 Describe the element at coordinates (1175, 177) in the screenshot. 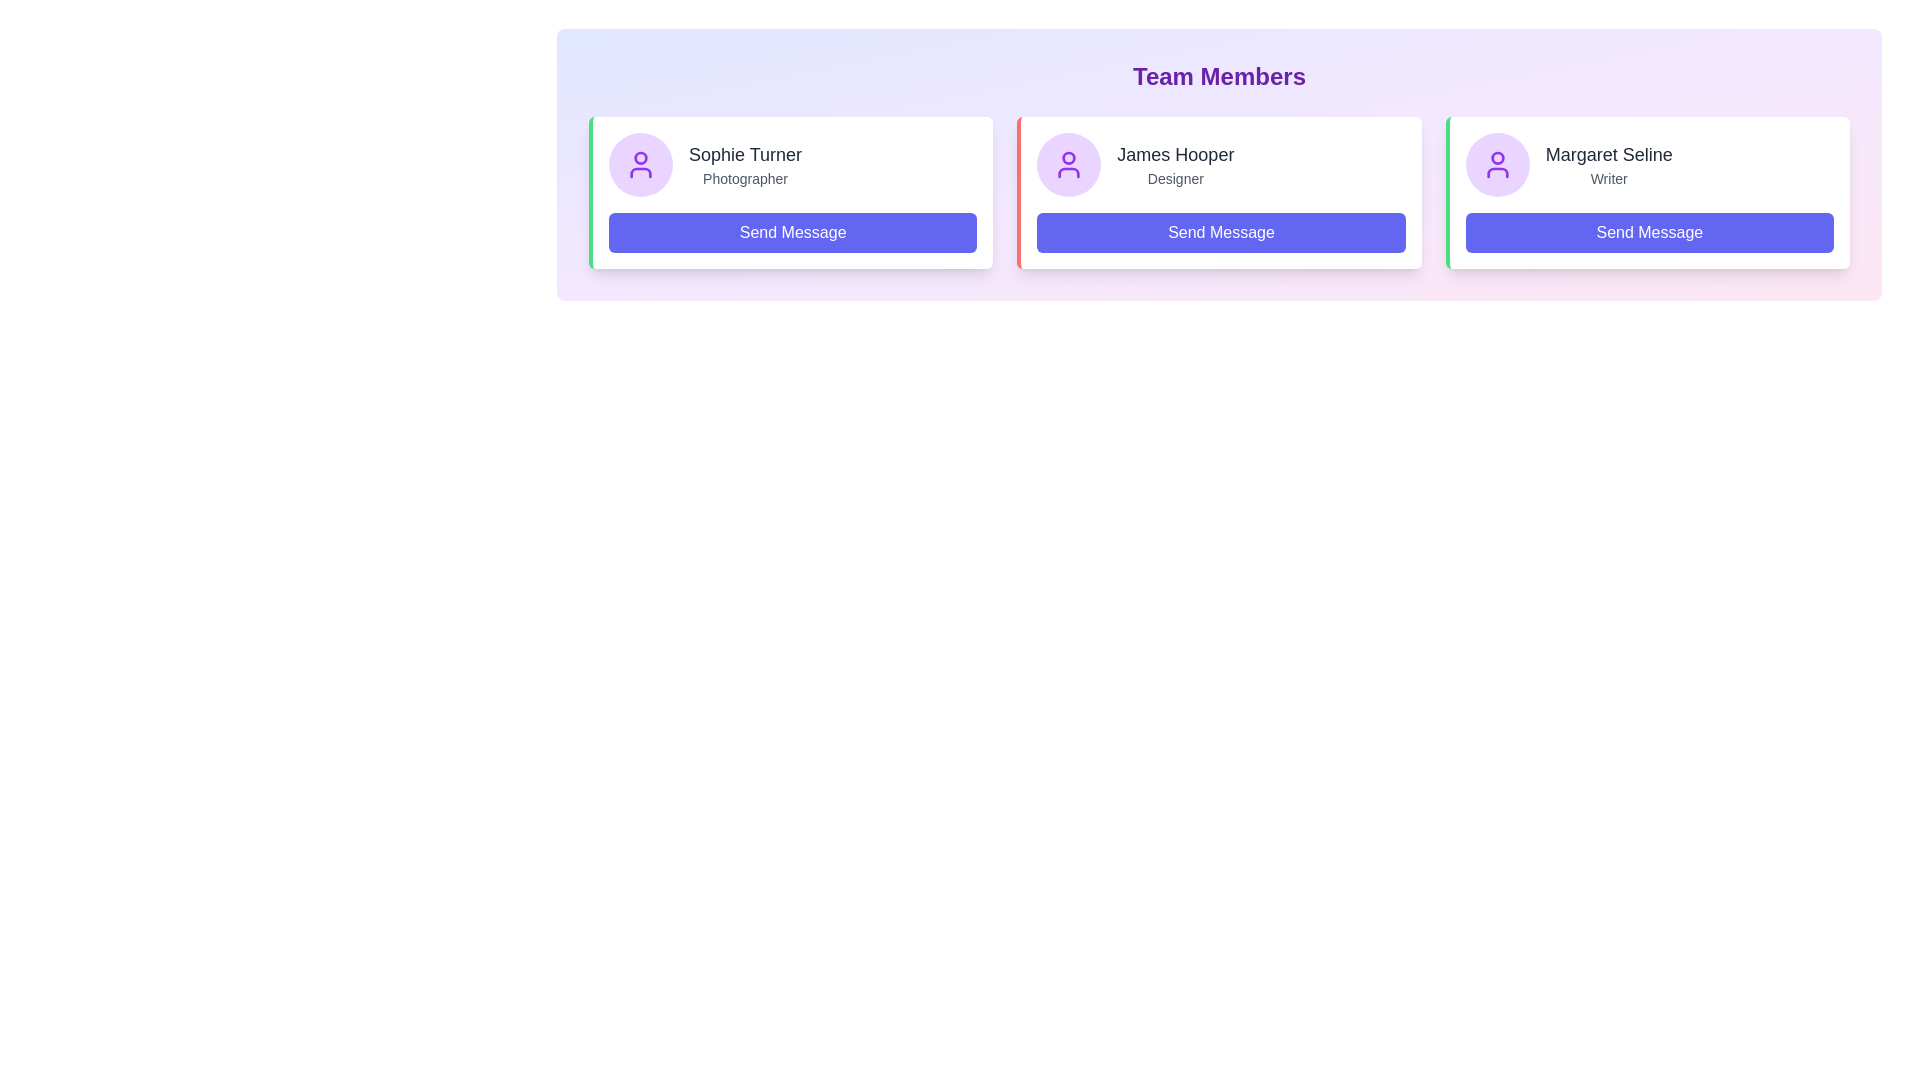

I see `Text Label indicating the role or occupation of 'James Hooper', which is located directly beneath the name text and centrally aligned within the card` at that location.